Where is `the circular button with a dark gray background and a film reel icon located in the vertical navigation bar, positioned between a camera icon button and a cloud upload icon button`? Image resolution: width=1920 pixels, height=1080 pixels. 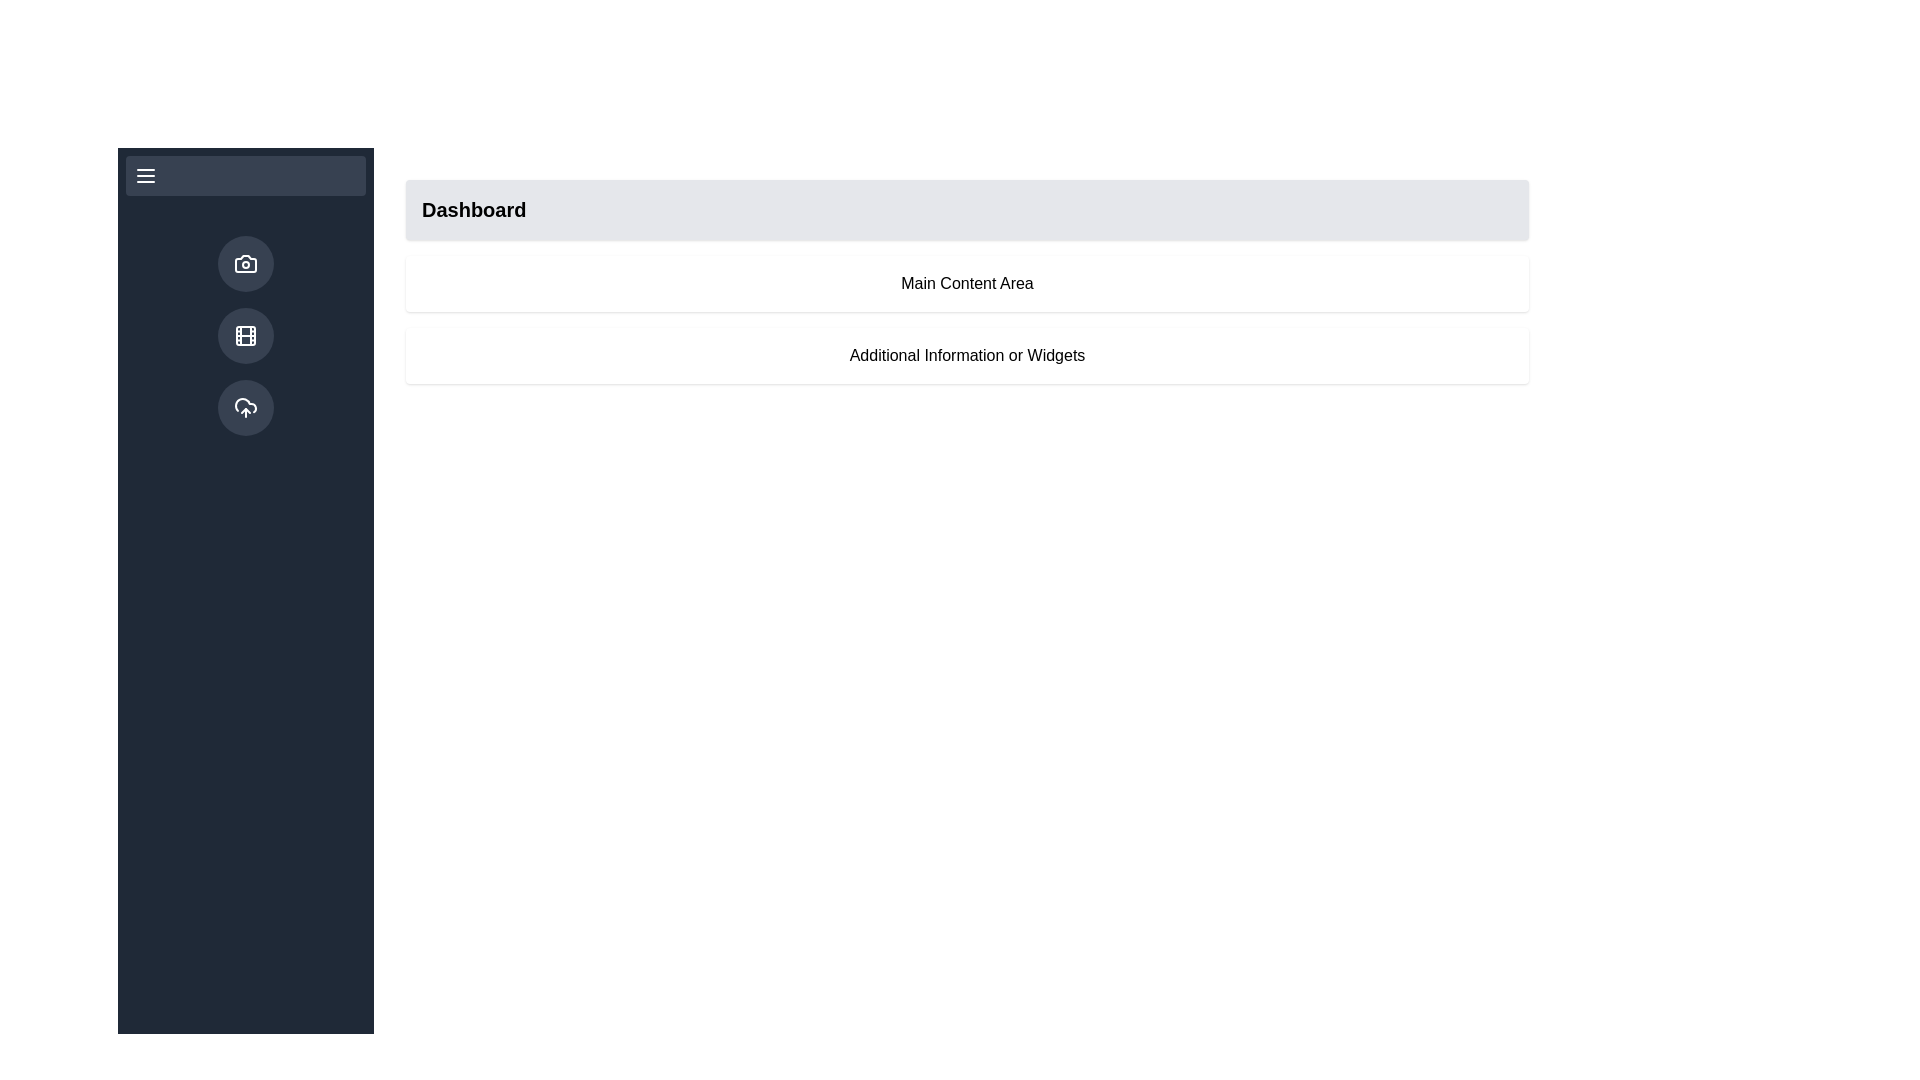 the circular button with a dark gray background and a film reel icon located in the vertical navigation bar, positioned between a camera icon button and a cloud upload icon button is located at coordinates (244, 334).